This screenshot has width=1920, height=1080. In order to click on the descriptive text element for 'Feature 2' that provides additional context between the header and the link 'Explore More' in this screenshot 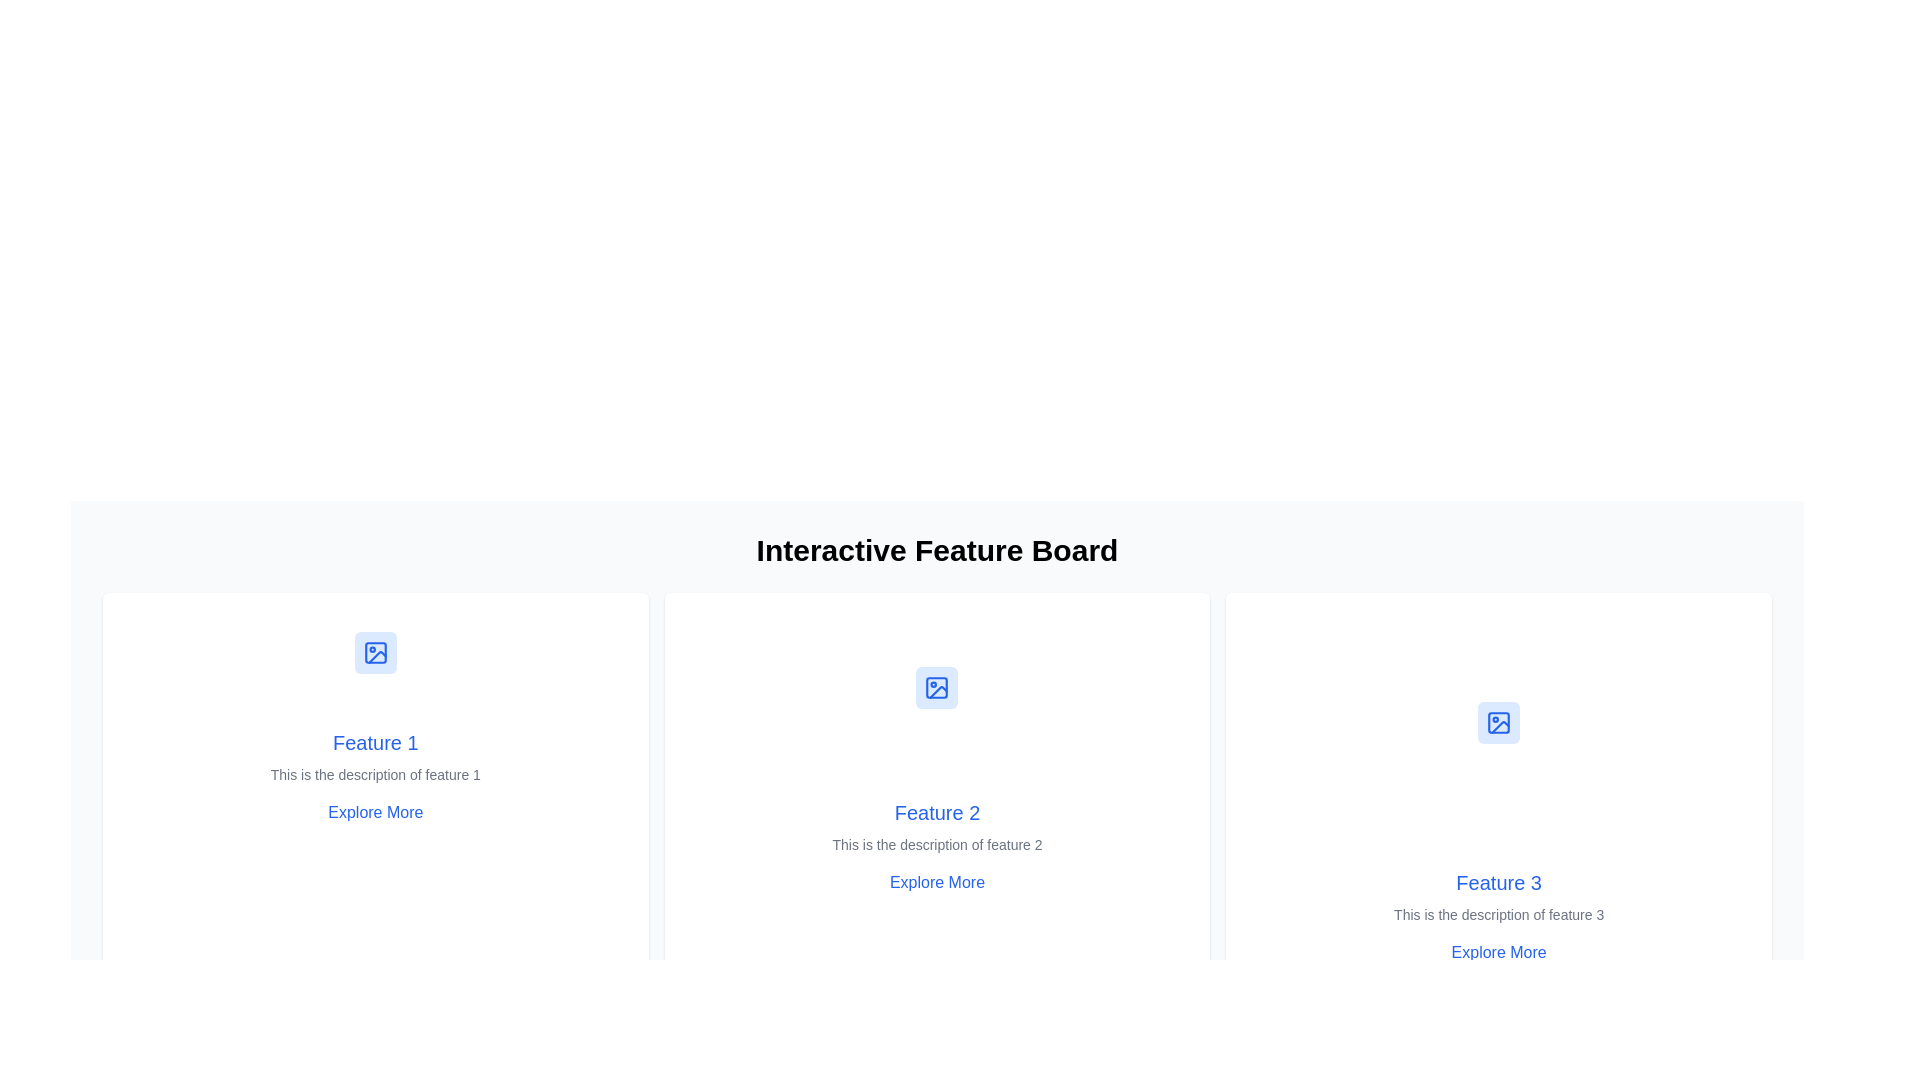, I will do `click(936, 844)`.